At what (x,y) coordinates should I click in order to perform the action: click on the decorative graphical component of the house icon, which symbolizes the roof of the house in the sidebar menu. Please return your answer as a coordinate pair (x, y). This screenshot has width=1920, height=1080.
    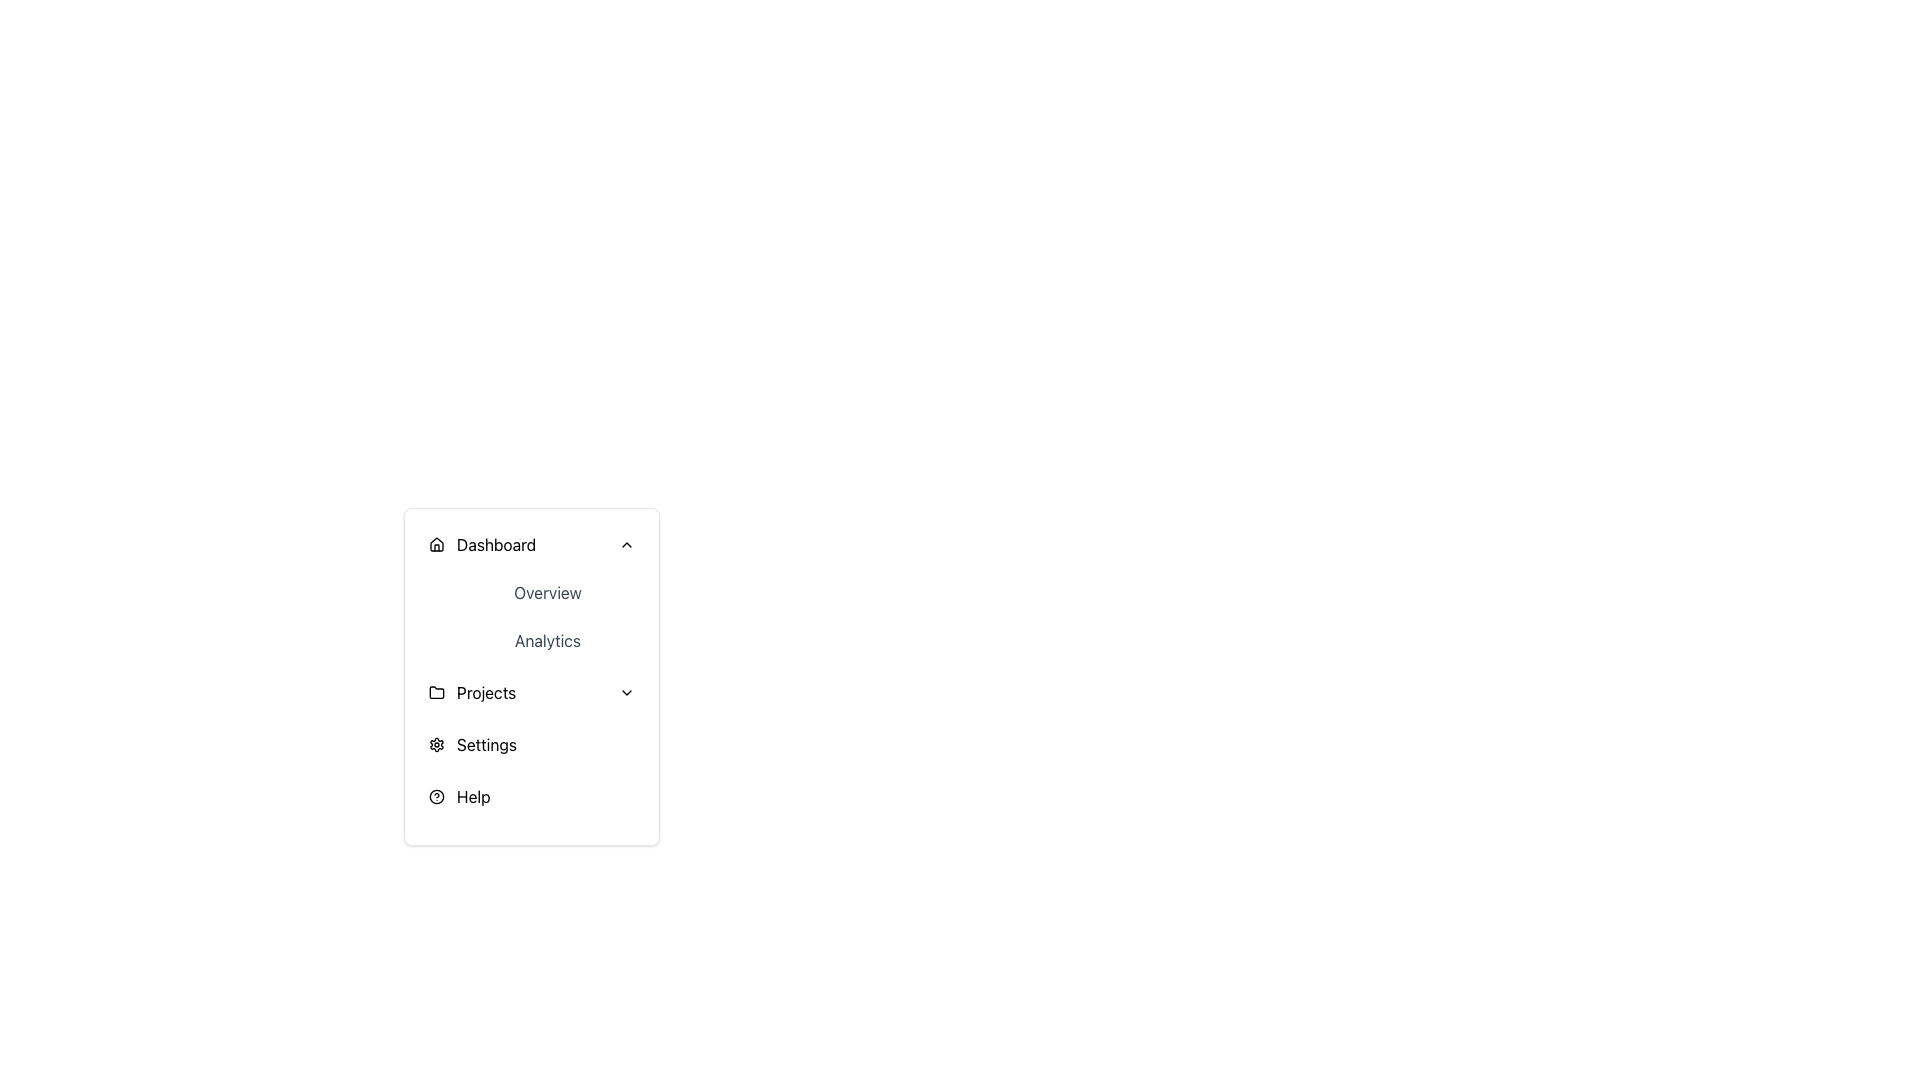
    Looking at the image, I should click on (435, 543).